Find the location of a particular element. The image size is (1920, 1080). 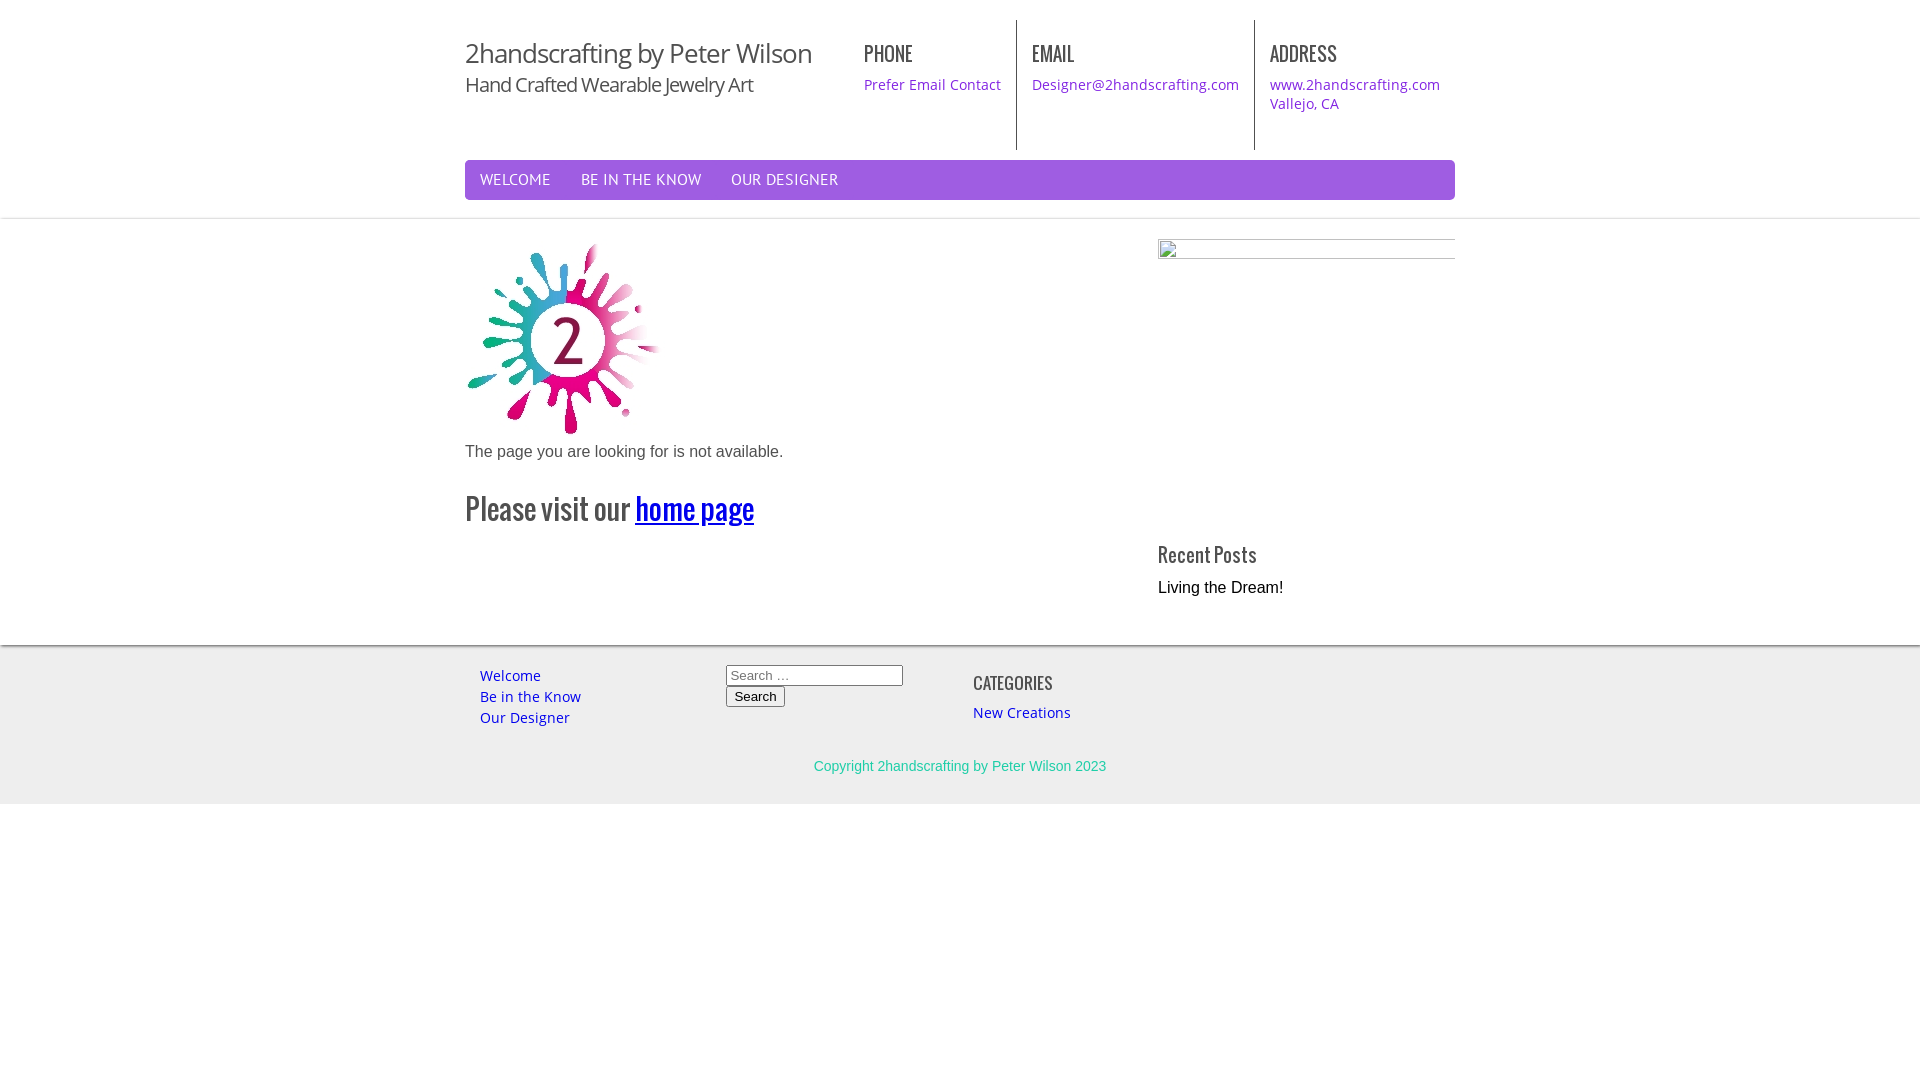

'Welcome' is located at coordinates (510, 675).